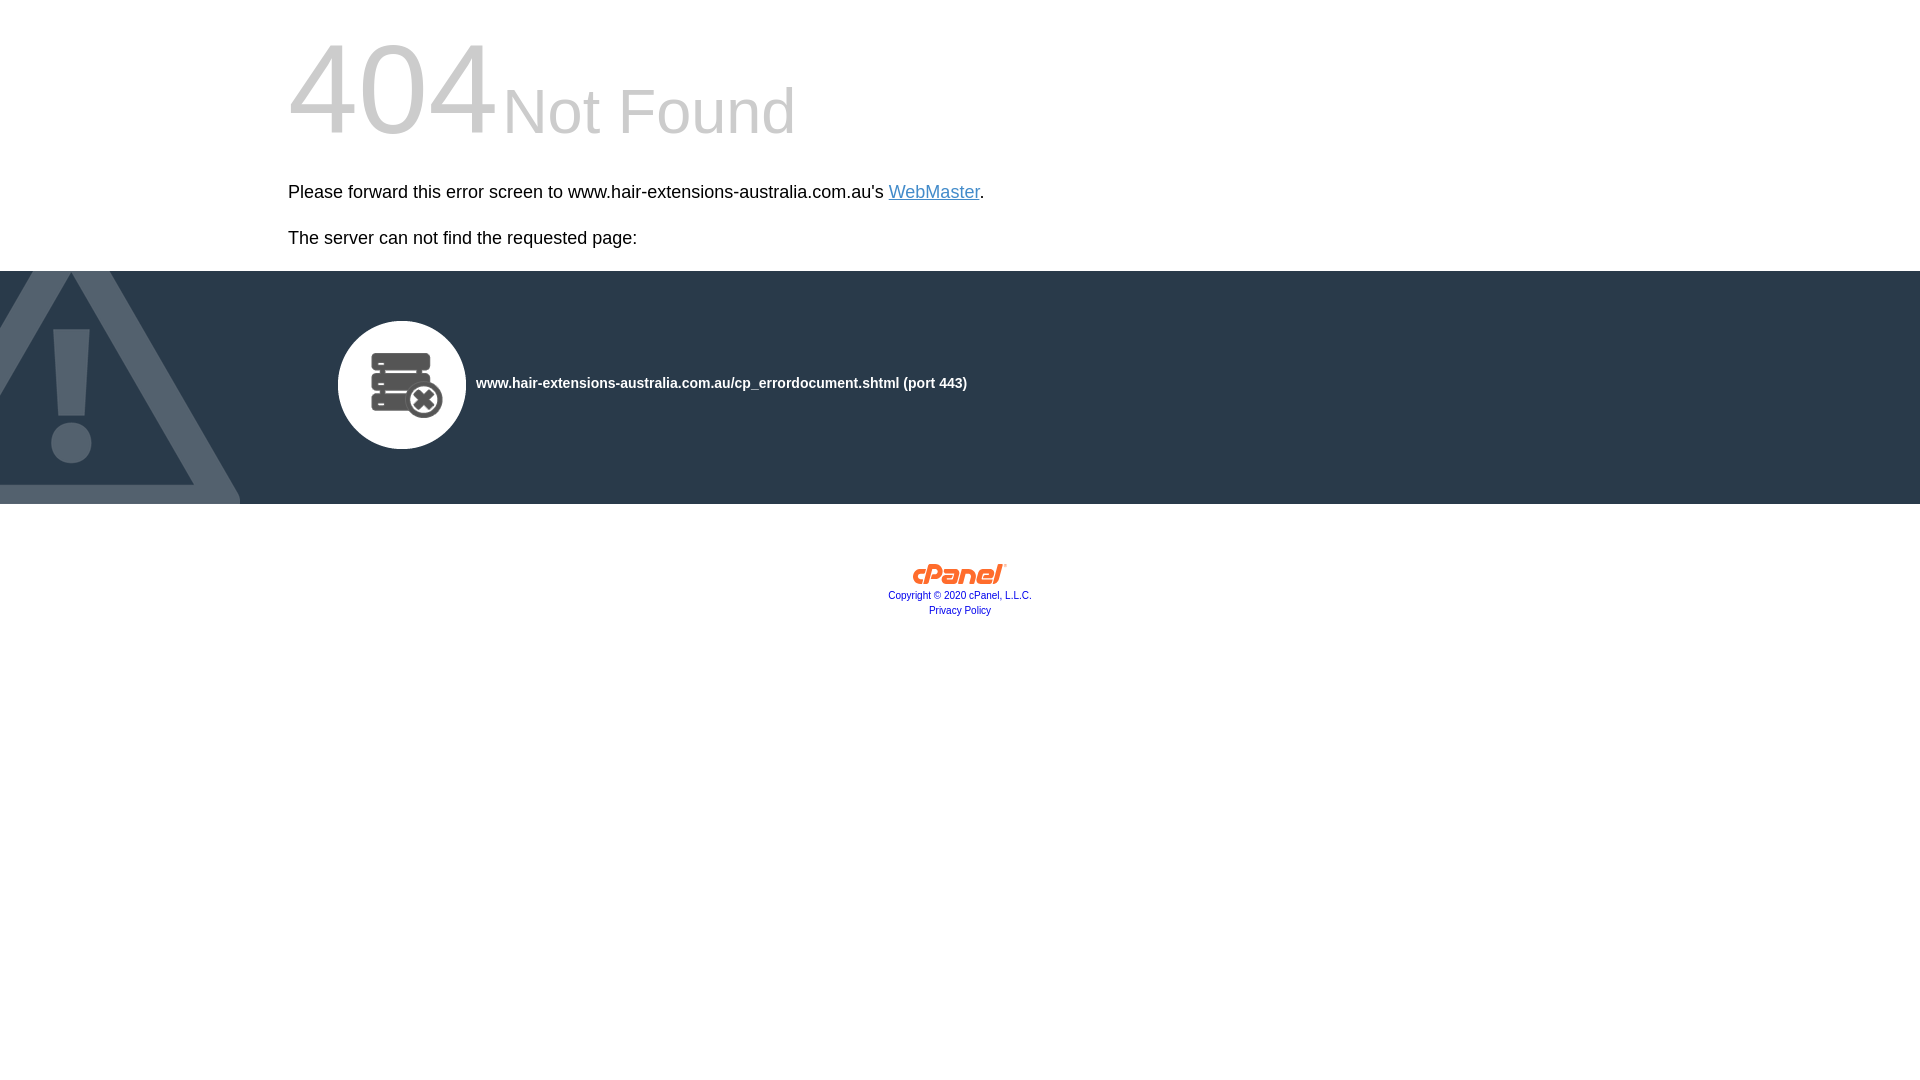 The height and width of the screenshot is (1080, 1920). What do you see at coordinates (960, 578) in the screenshot?
I see `'cPanel, Inc.'` at bounding box center [960, 578].